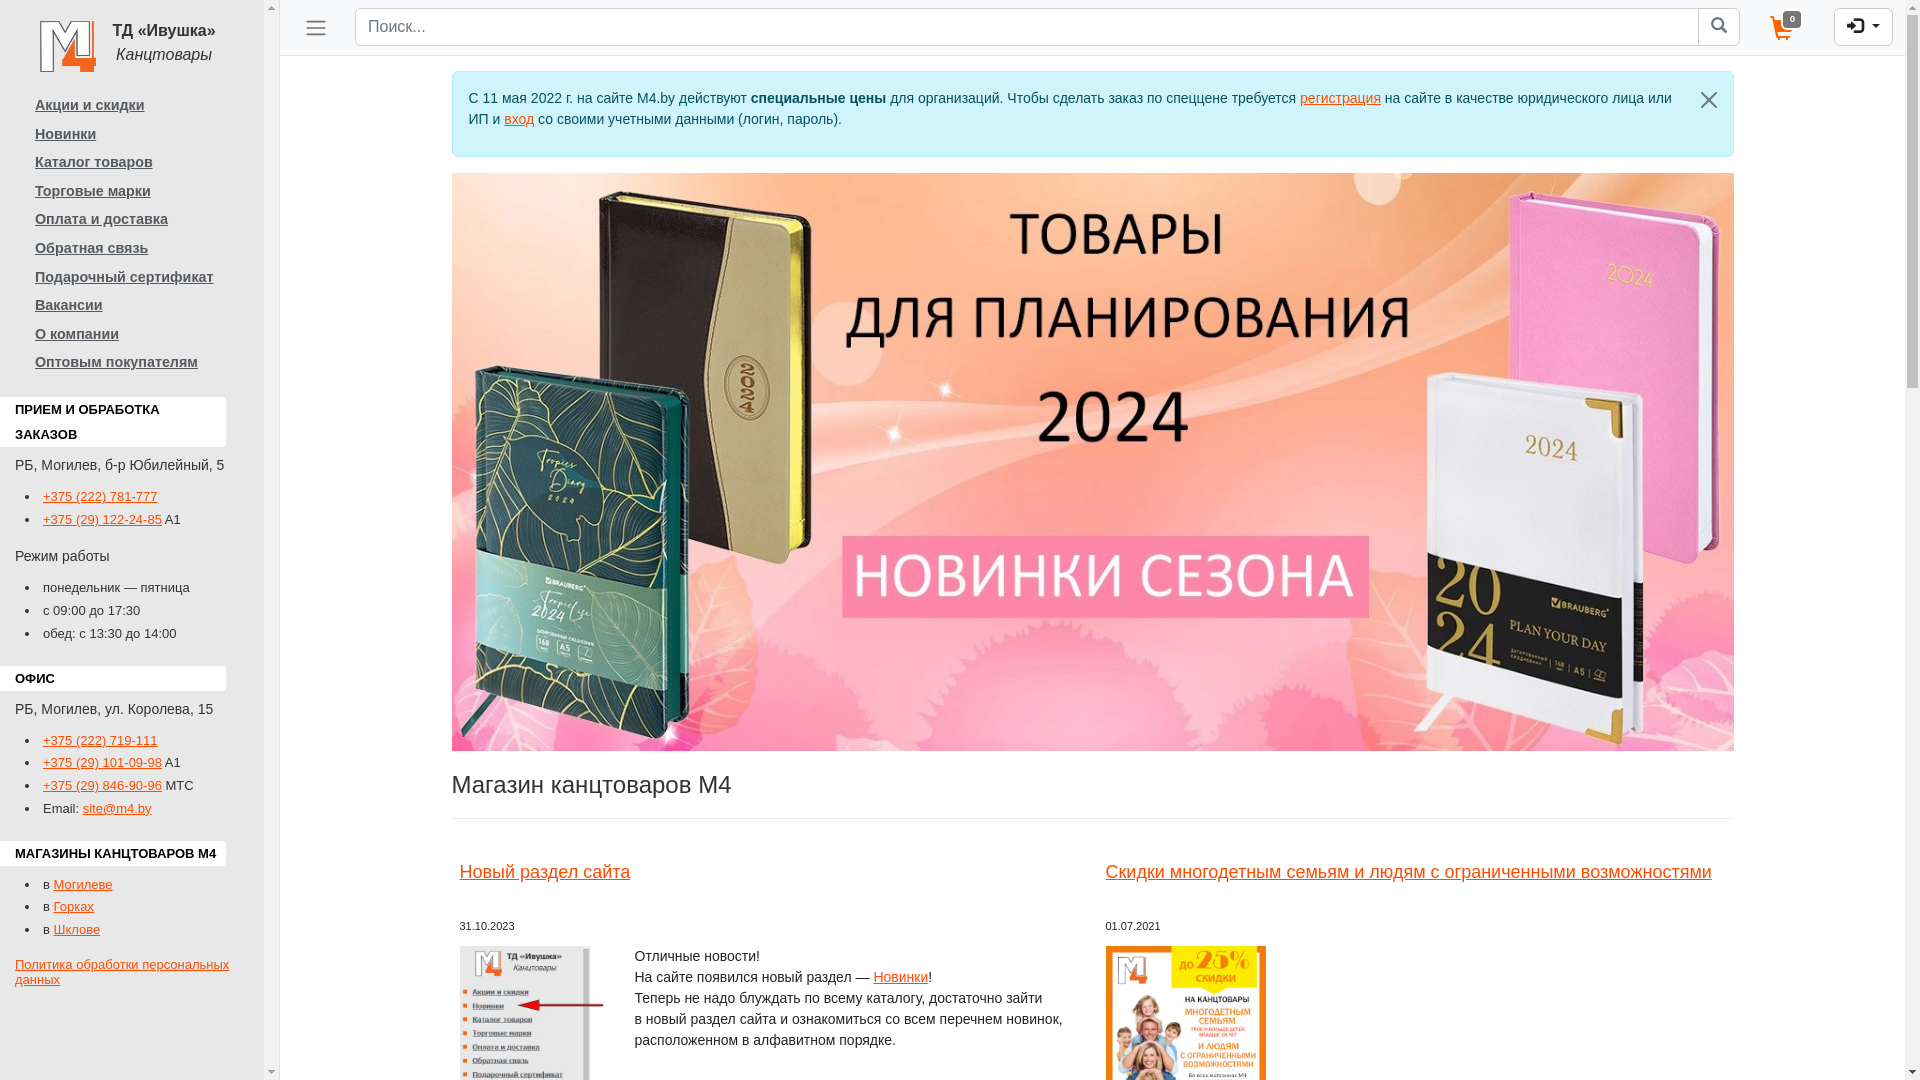 The height and width of the screenshot is (1080, 1920). I want to click on '0', so click(1754, 27).